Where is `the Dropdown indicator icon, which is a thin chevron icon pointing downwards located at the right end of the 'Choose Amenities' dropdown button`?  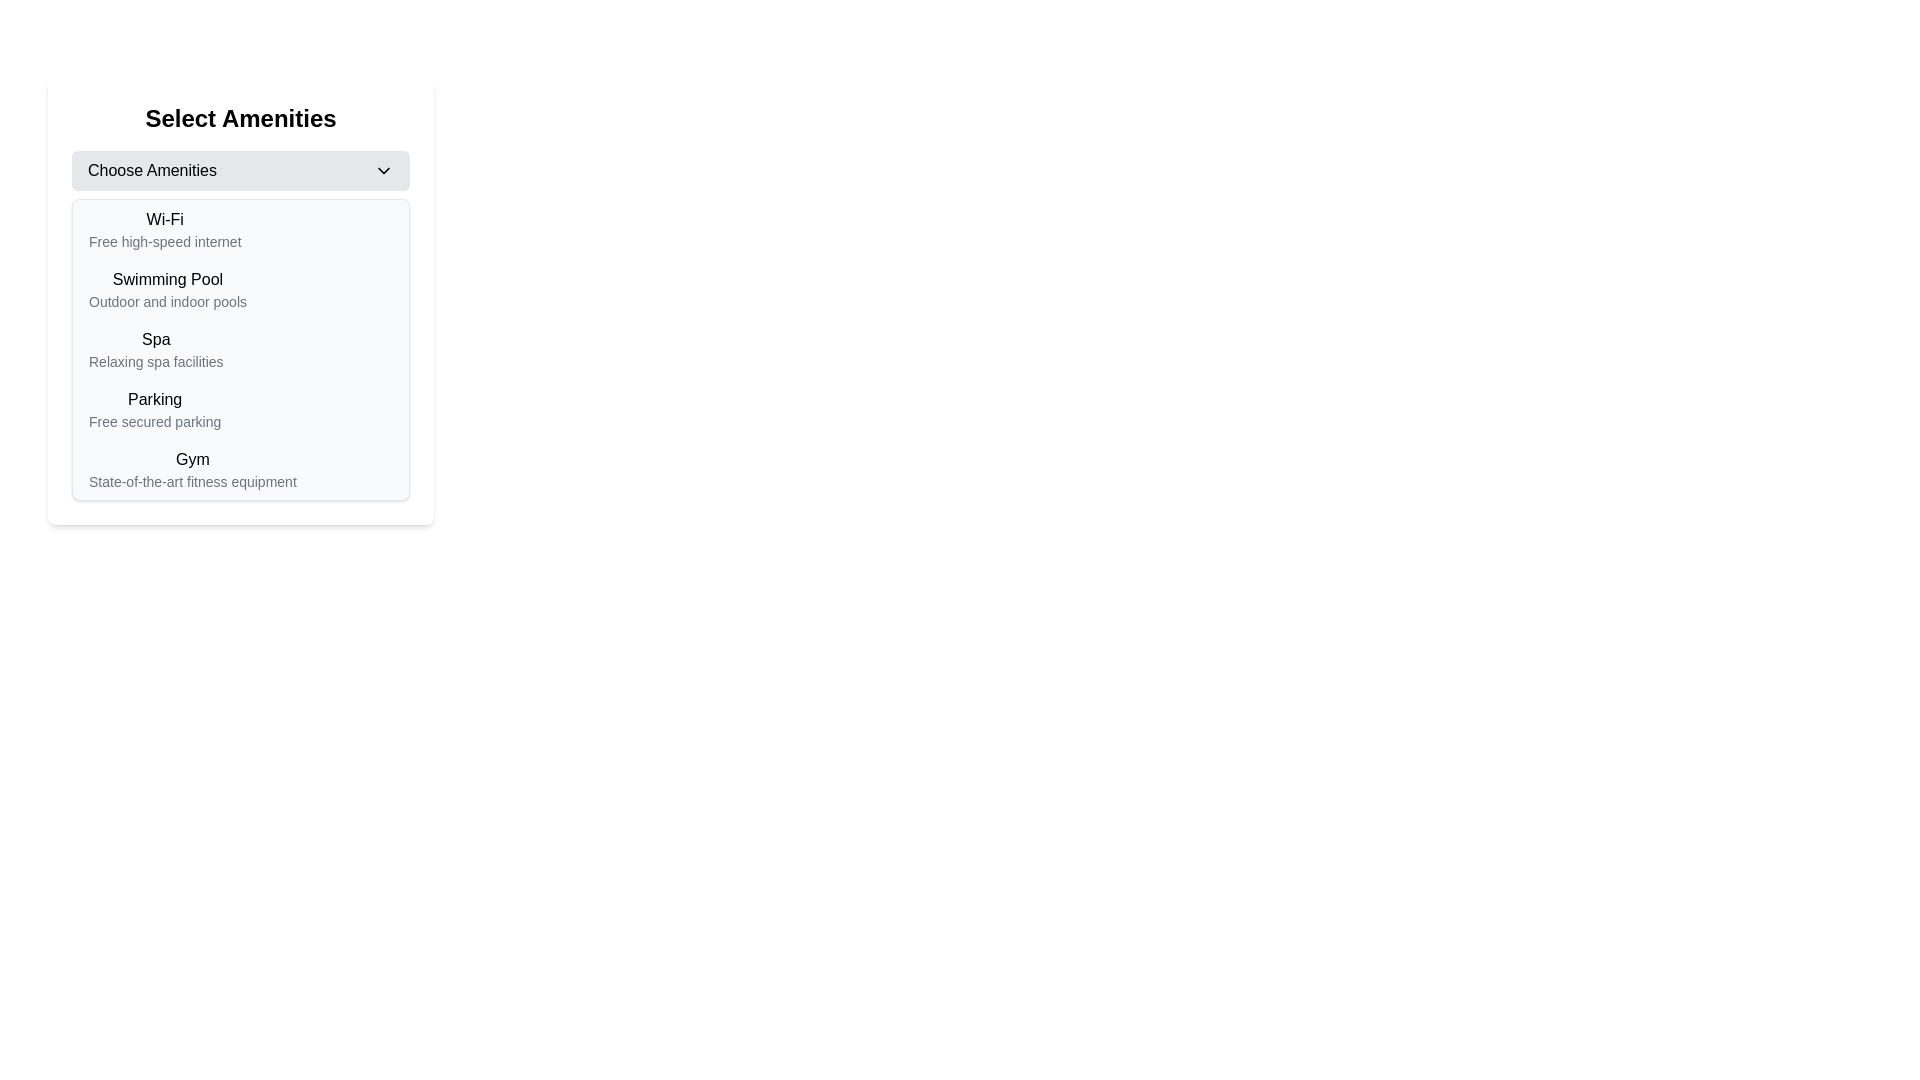
the Dropdown indicator icon, which is a thin chevron icon pointing downwards located at the right end of the 'Choose Amenities' dropdown button is located at coordinates (384, 169).